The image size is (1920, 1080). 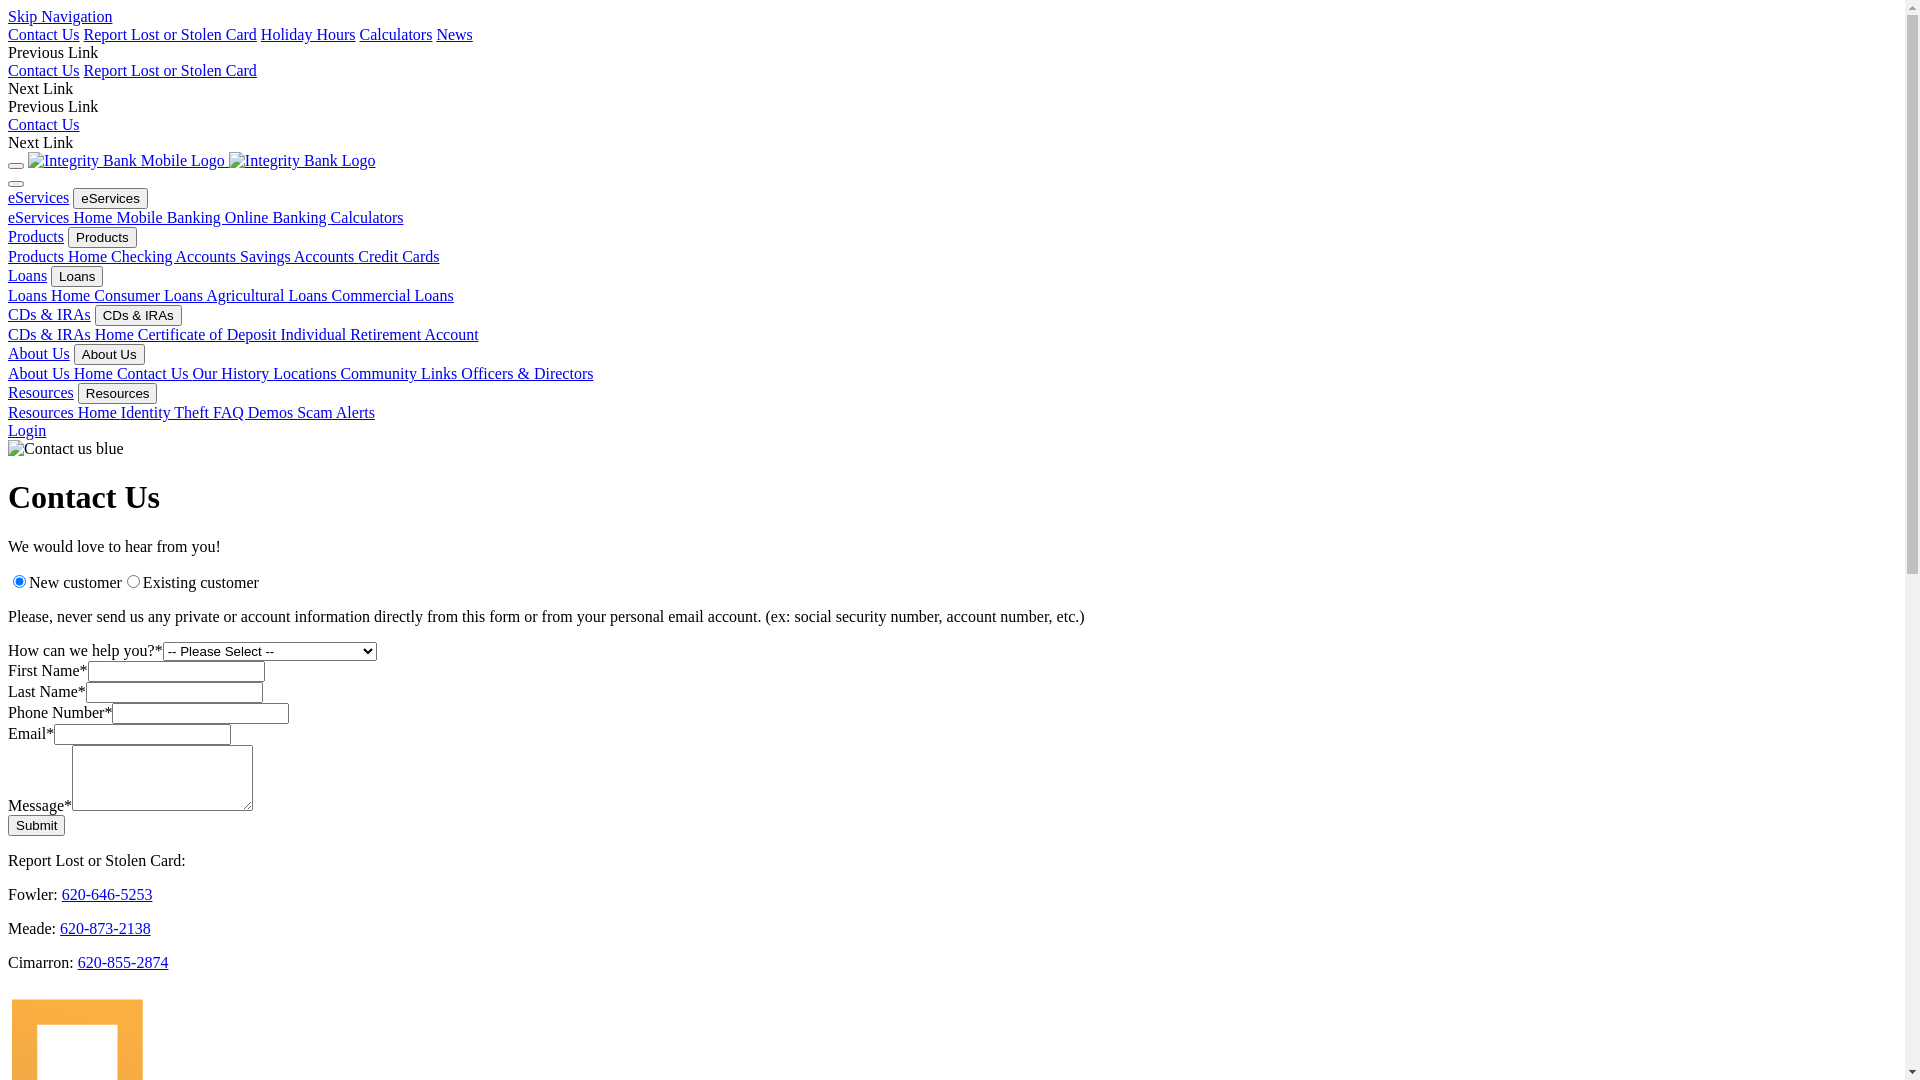 What do you see at coordinates (169, 217) in the screenshot?
I see `'Mobile Banking'` at bounding box center [169, 217].